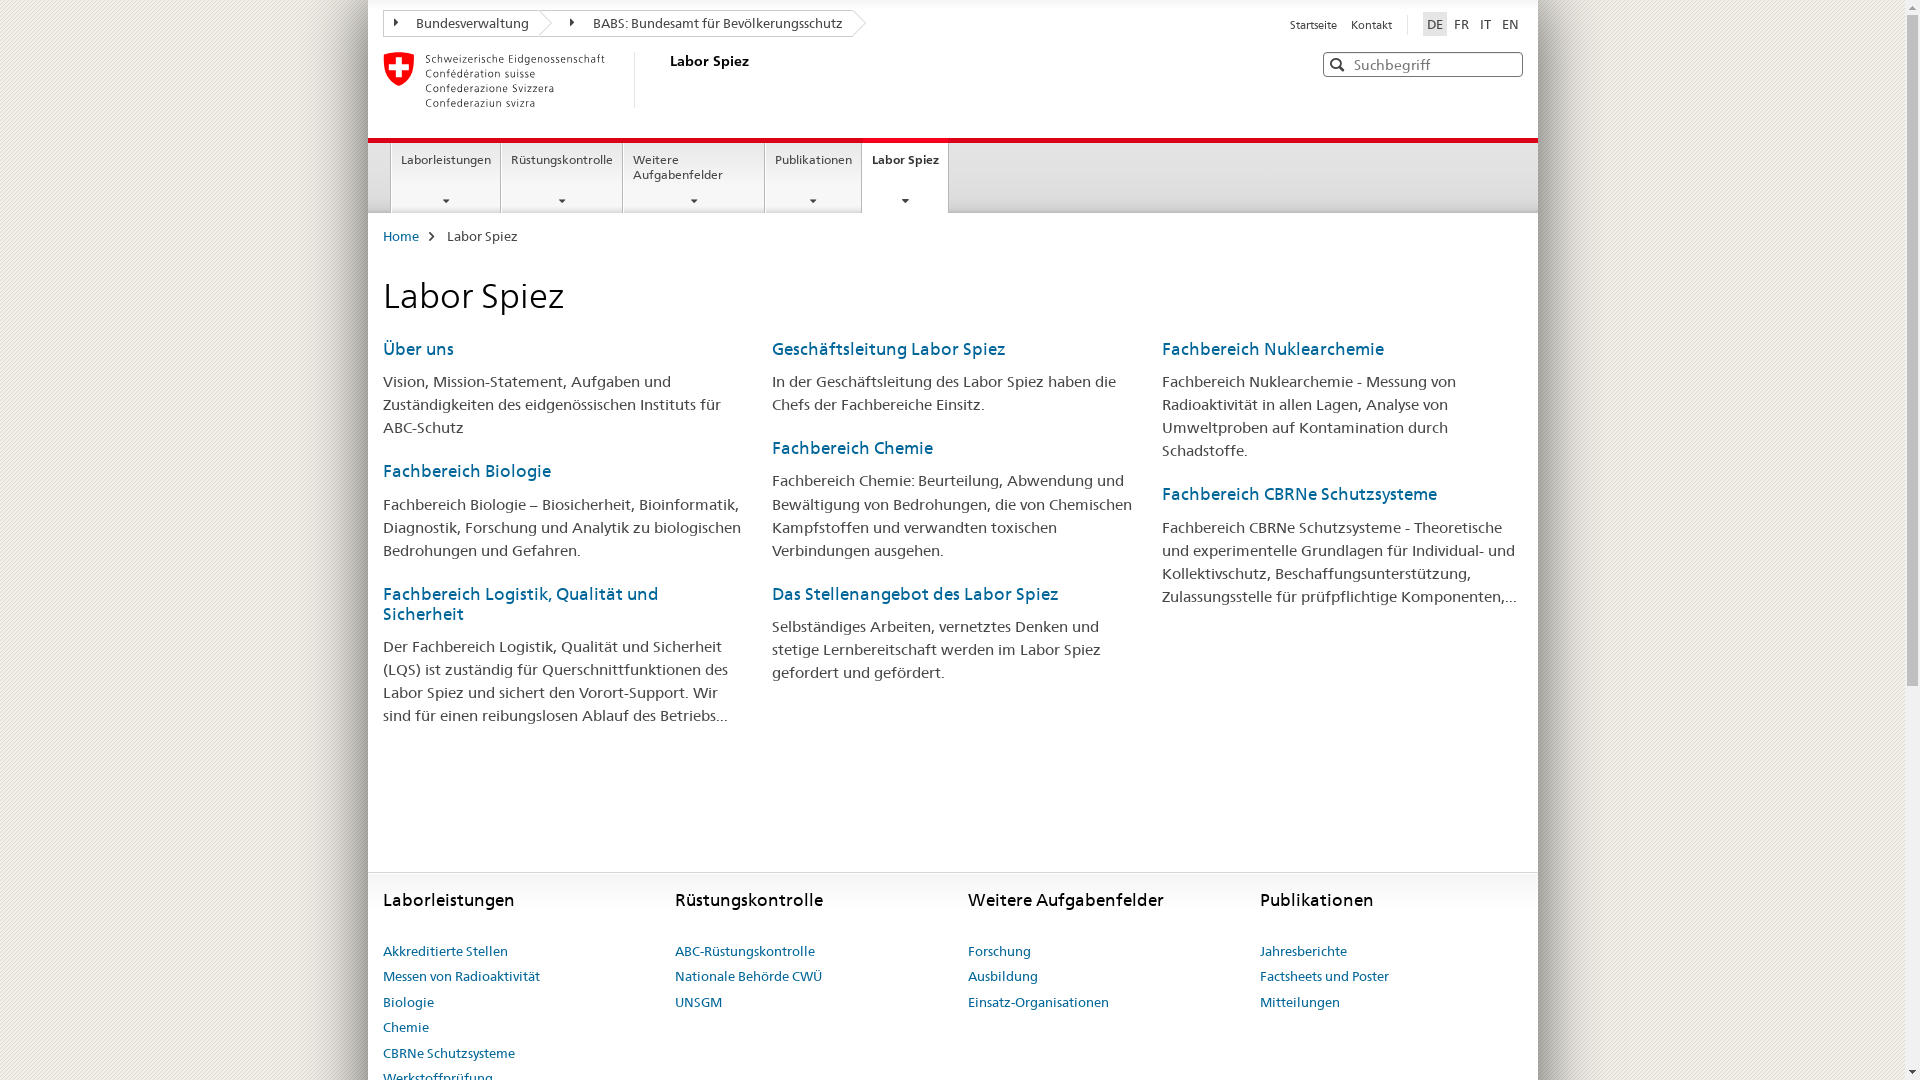  What do you see at coordinates (1300, 1002) in the screenshot?
I see `'Mitteilungen'` at bounding box center [1300, 1002].